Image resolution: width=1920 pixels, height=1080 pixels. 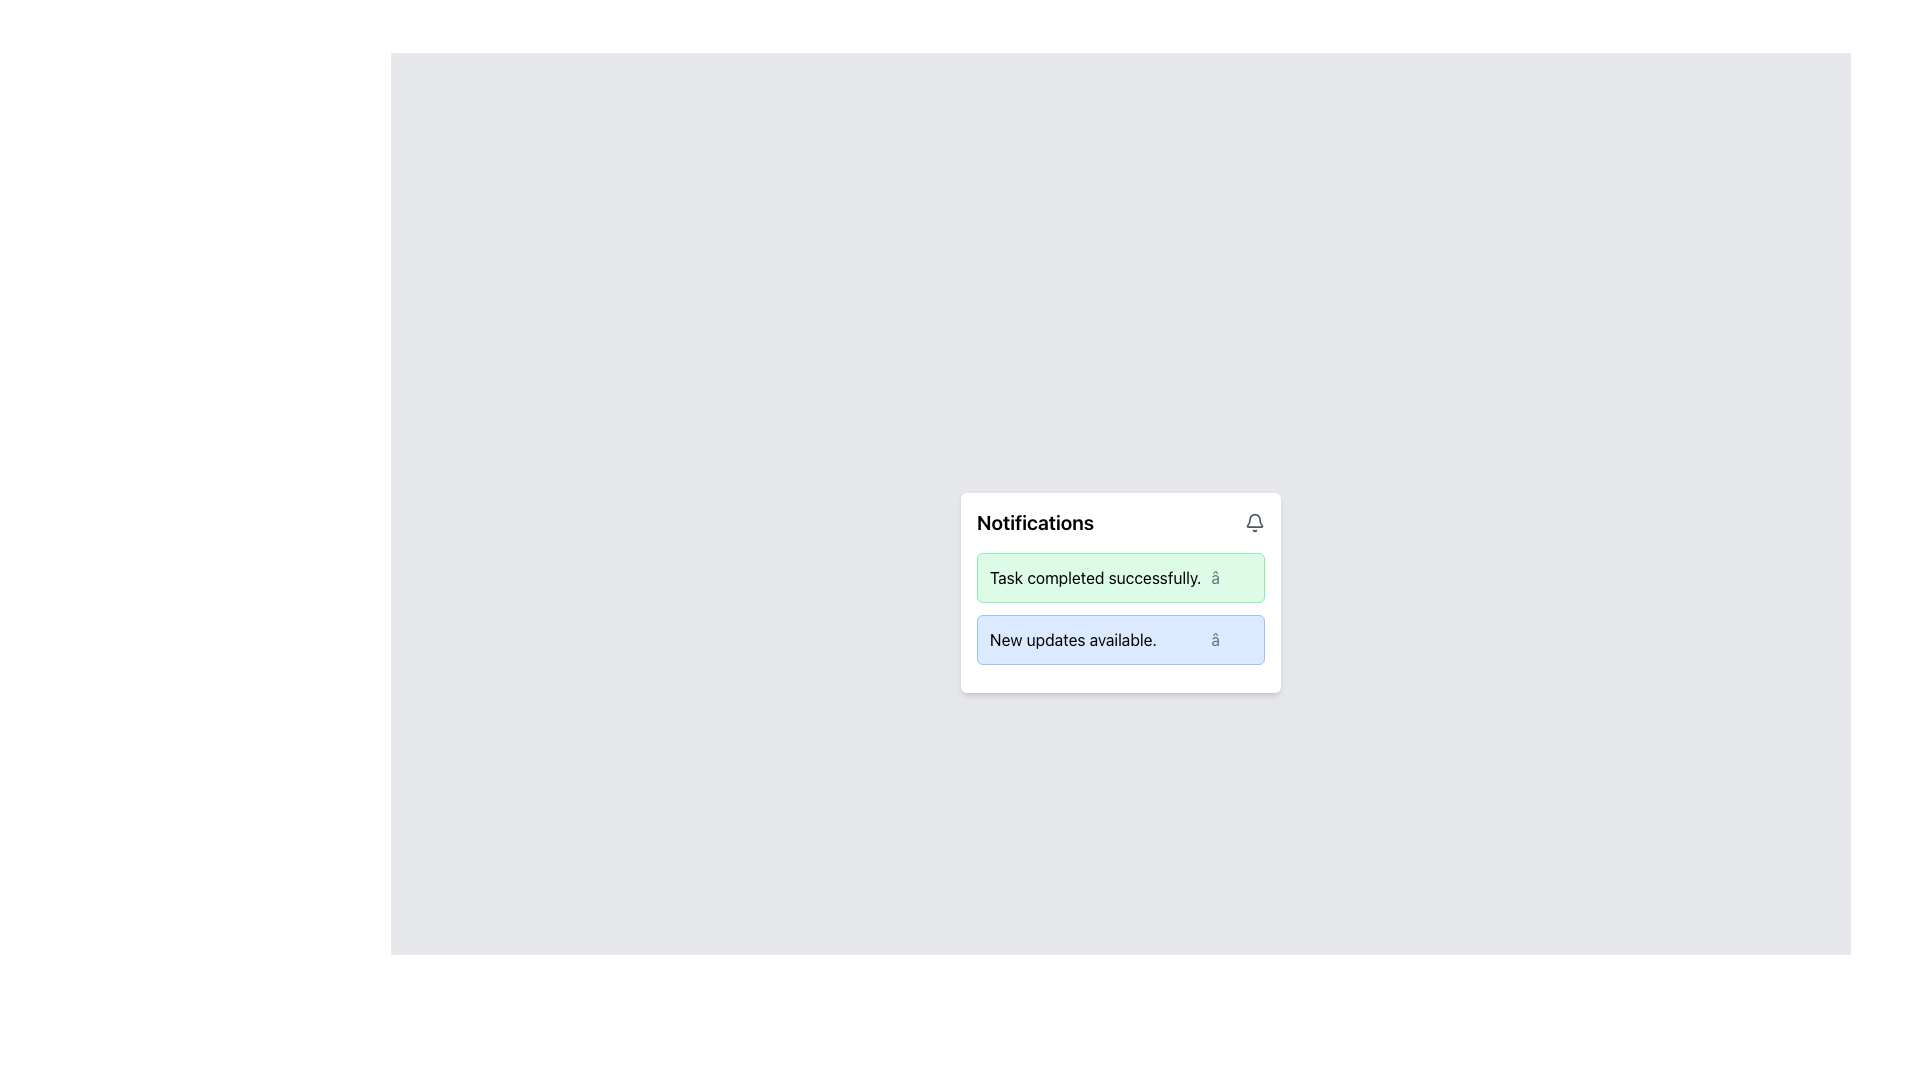 I want to click on the static text label stating 'New updates available.' which is displayed in a bold black font on a light blue background, so click(x=1072, y=640).